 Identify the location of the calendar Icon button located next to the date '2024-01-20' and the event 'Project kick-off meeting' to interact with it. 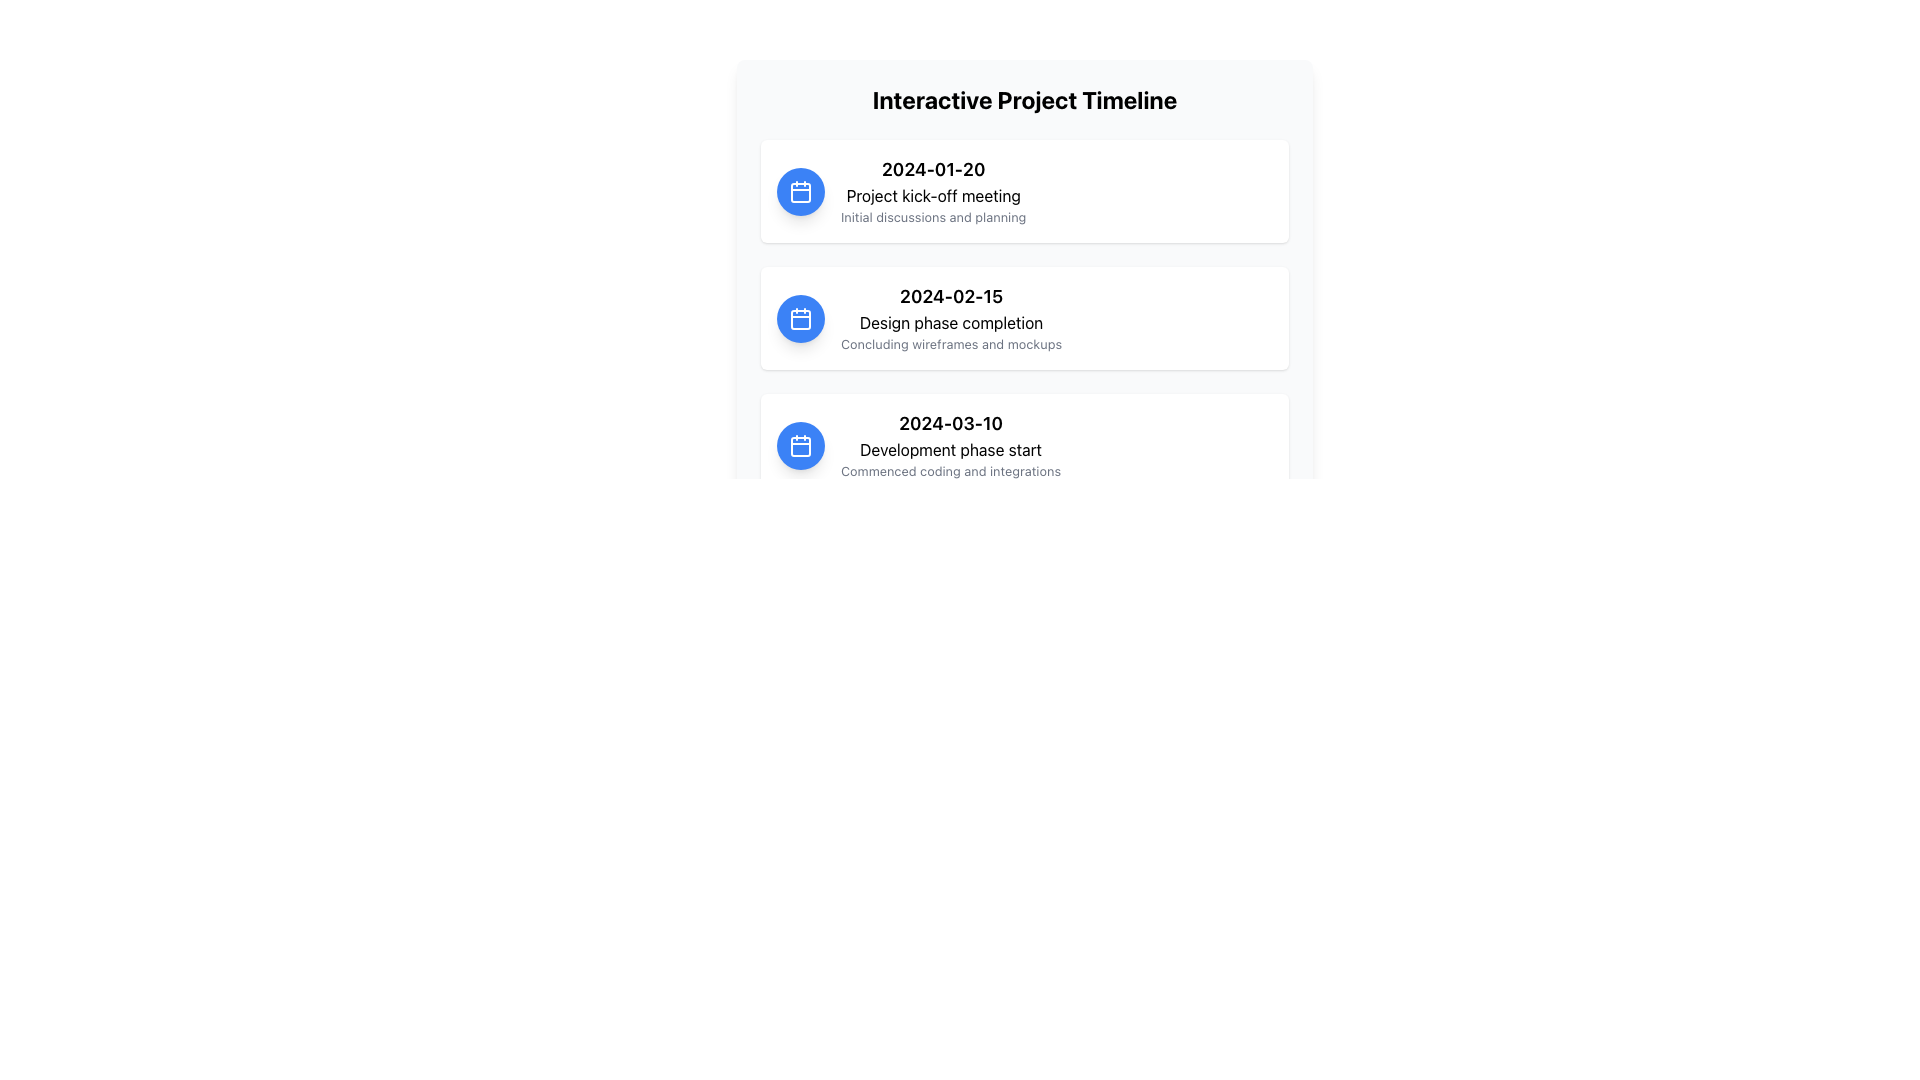
(801, 191).